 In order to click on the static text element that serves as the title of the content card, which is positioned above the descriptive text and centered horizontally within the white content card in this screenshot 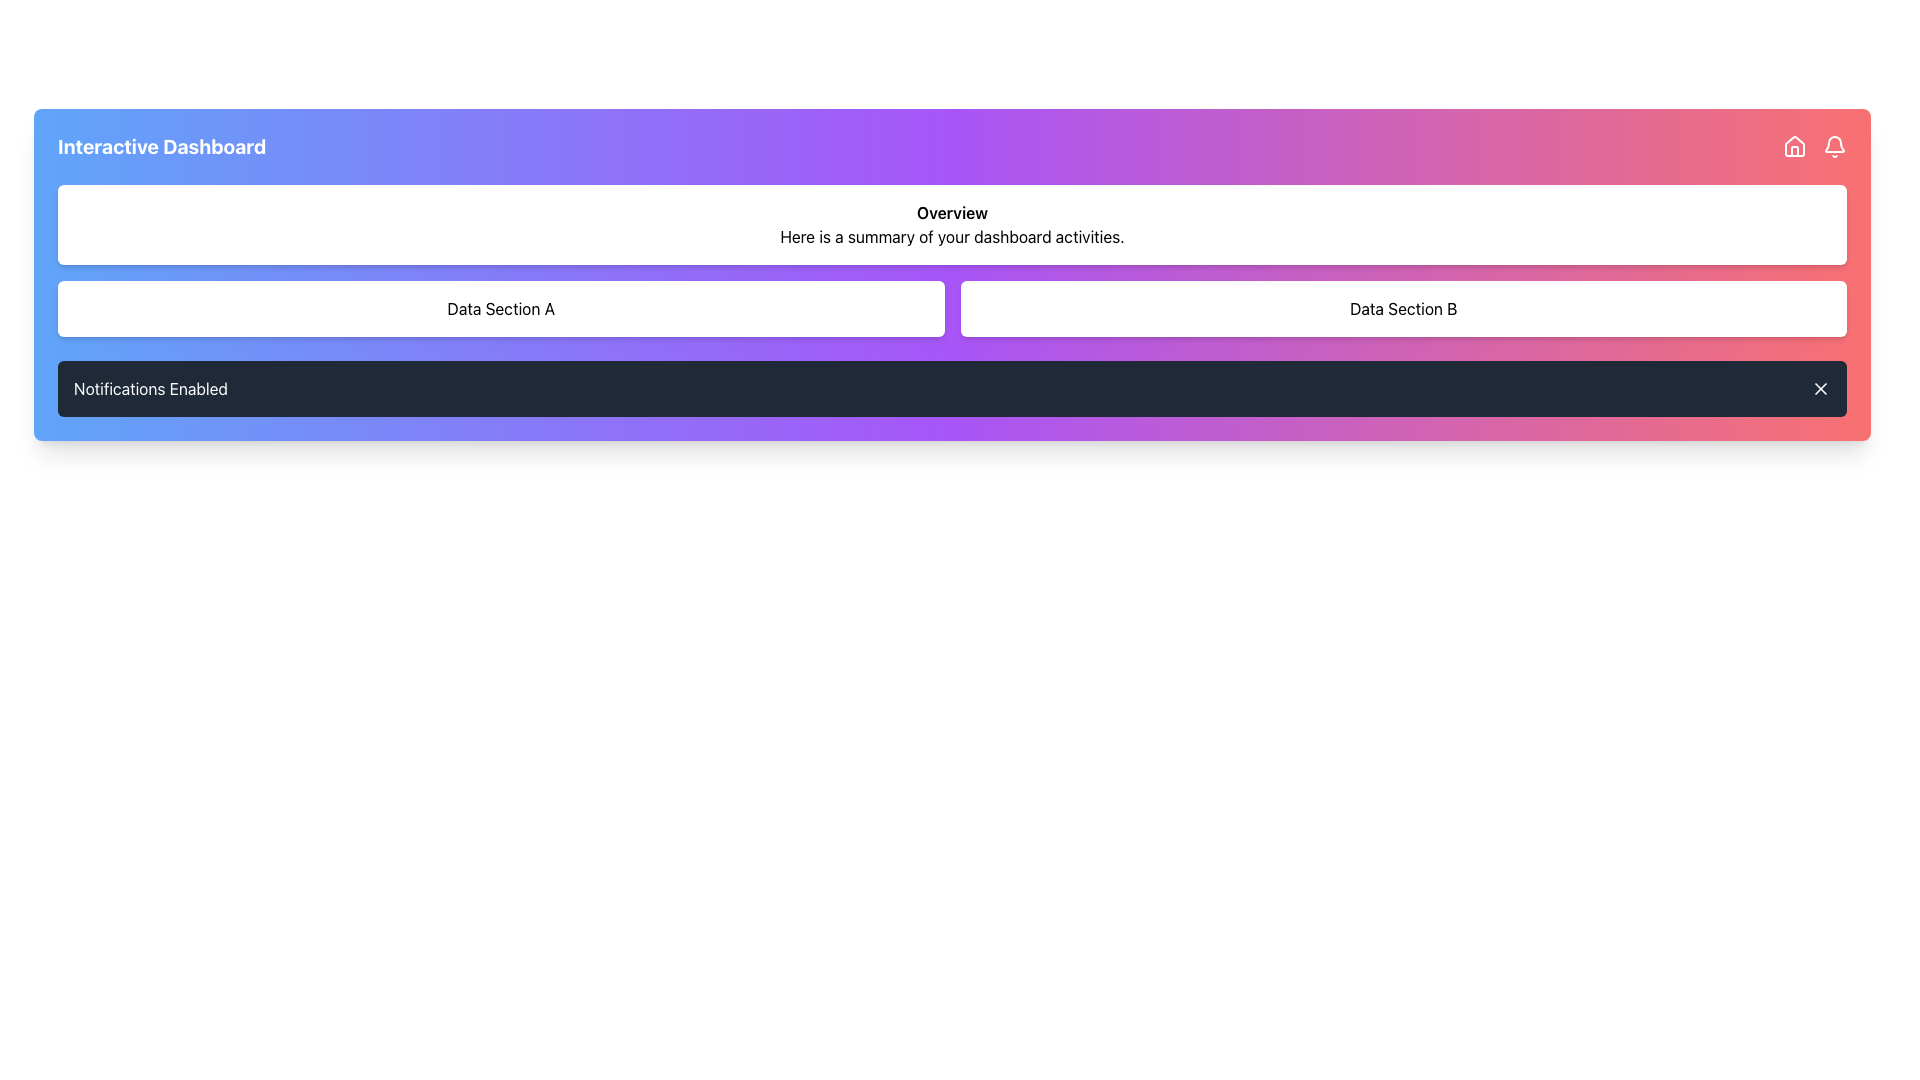, I will do `click(951, 212)`.